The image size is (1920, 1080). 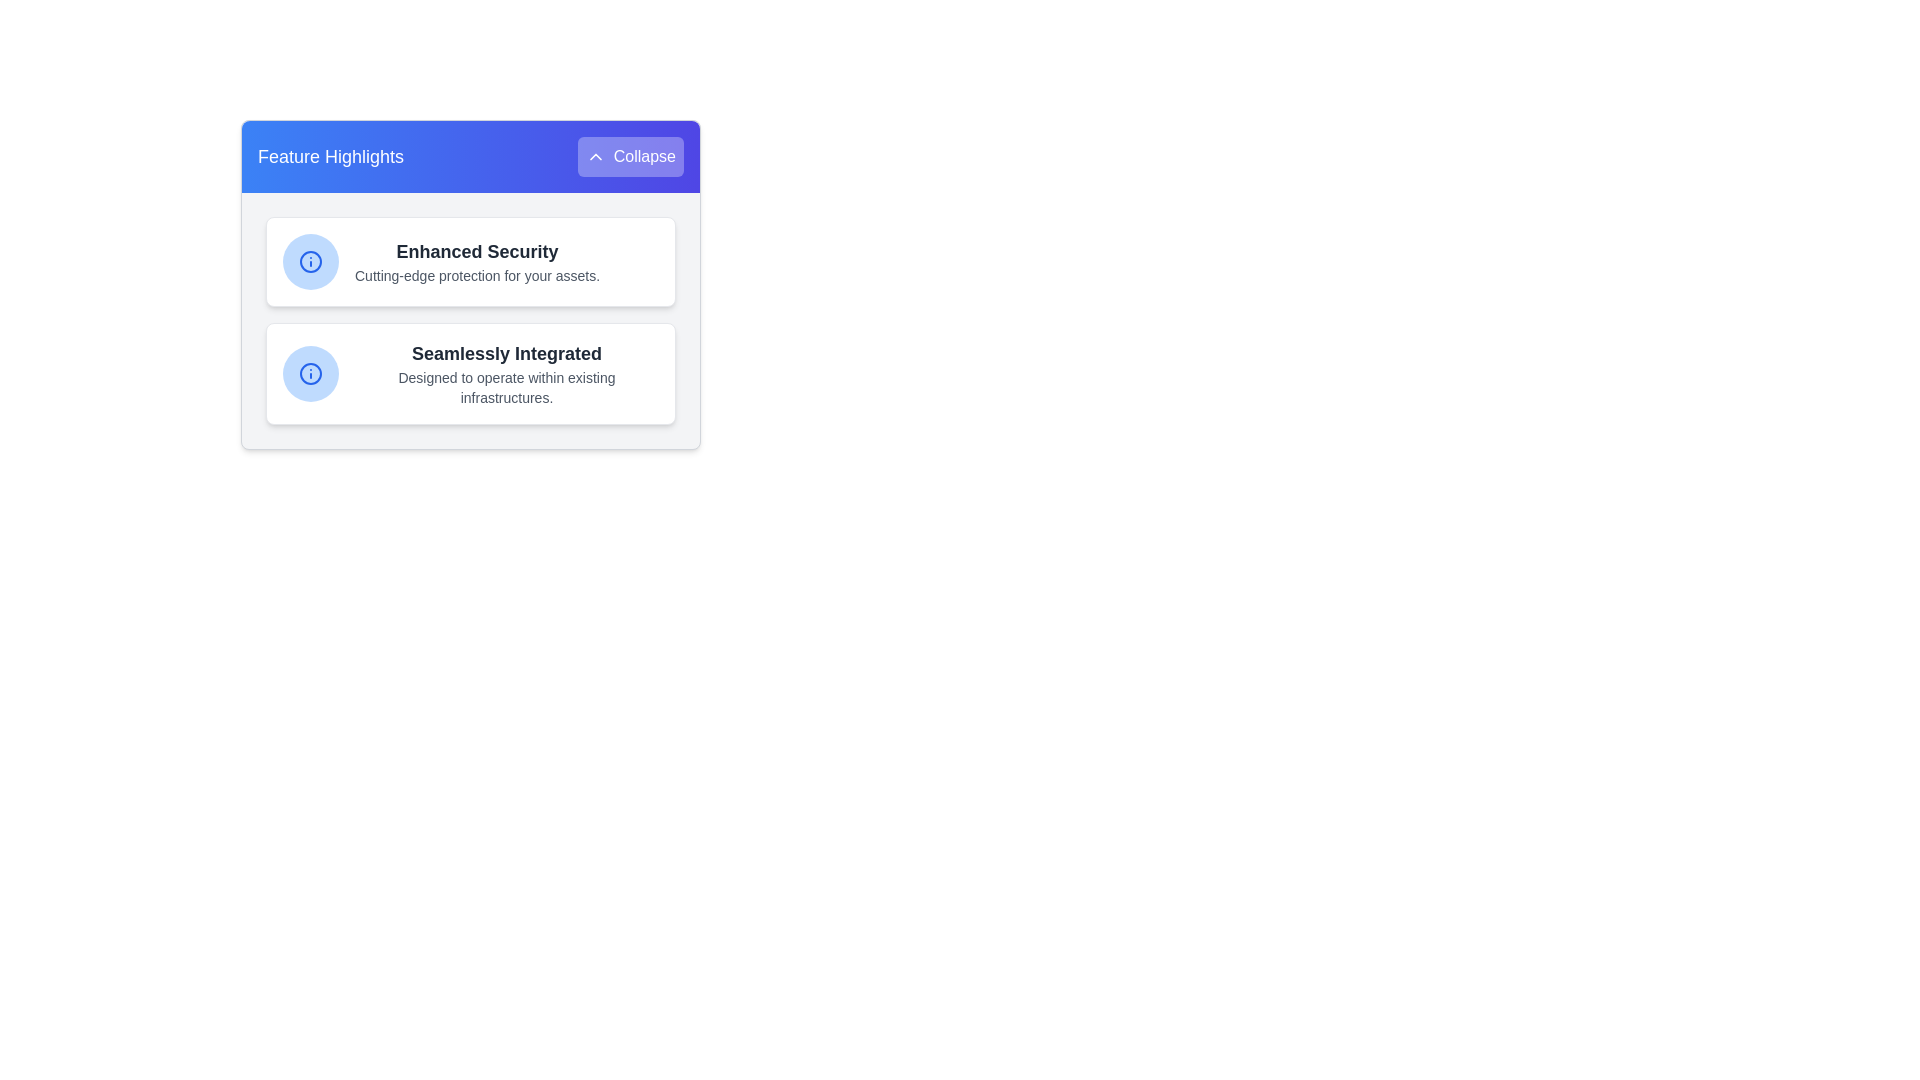 I want to click on descriptive text element located below the 'Enhanced Security' text, which provides supplementary information about the feature, so click(x=476, y=276).